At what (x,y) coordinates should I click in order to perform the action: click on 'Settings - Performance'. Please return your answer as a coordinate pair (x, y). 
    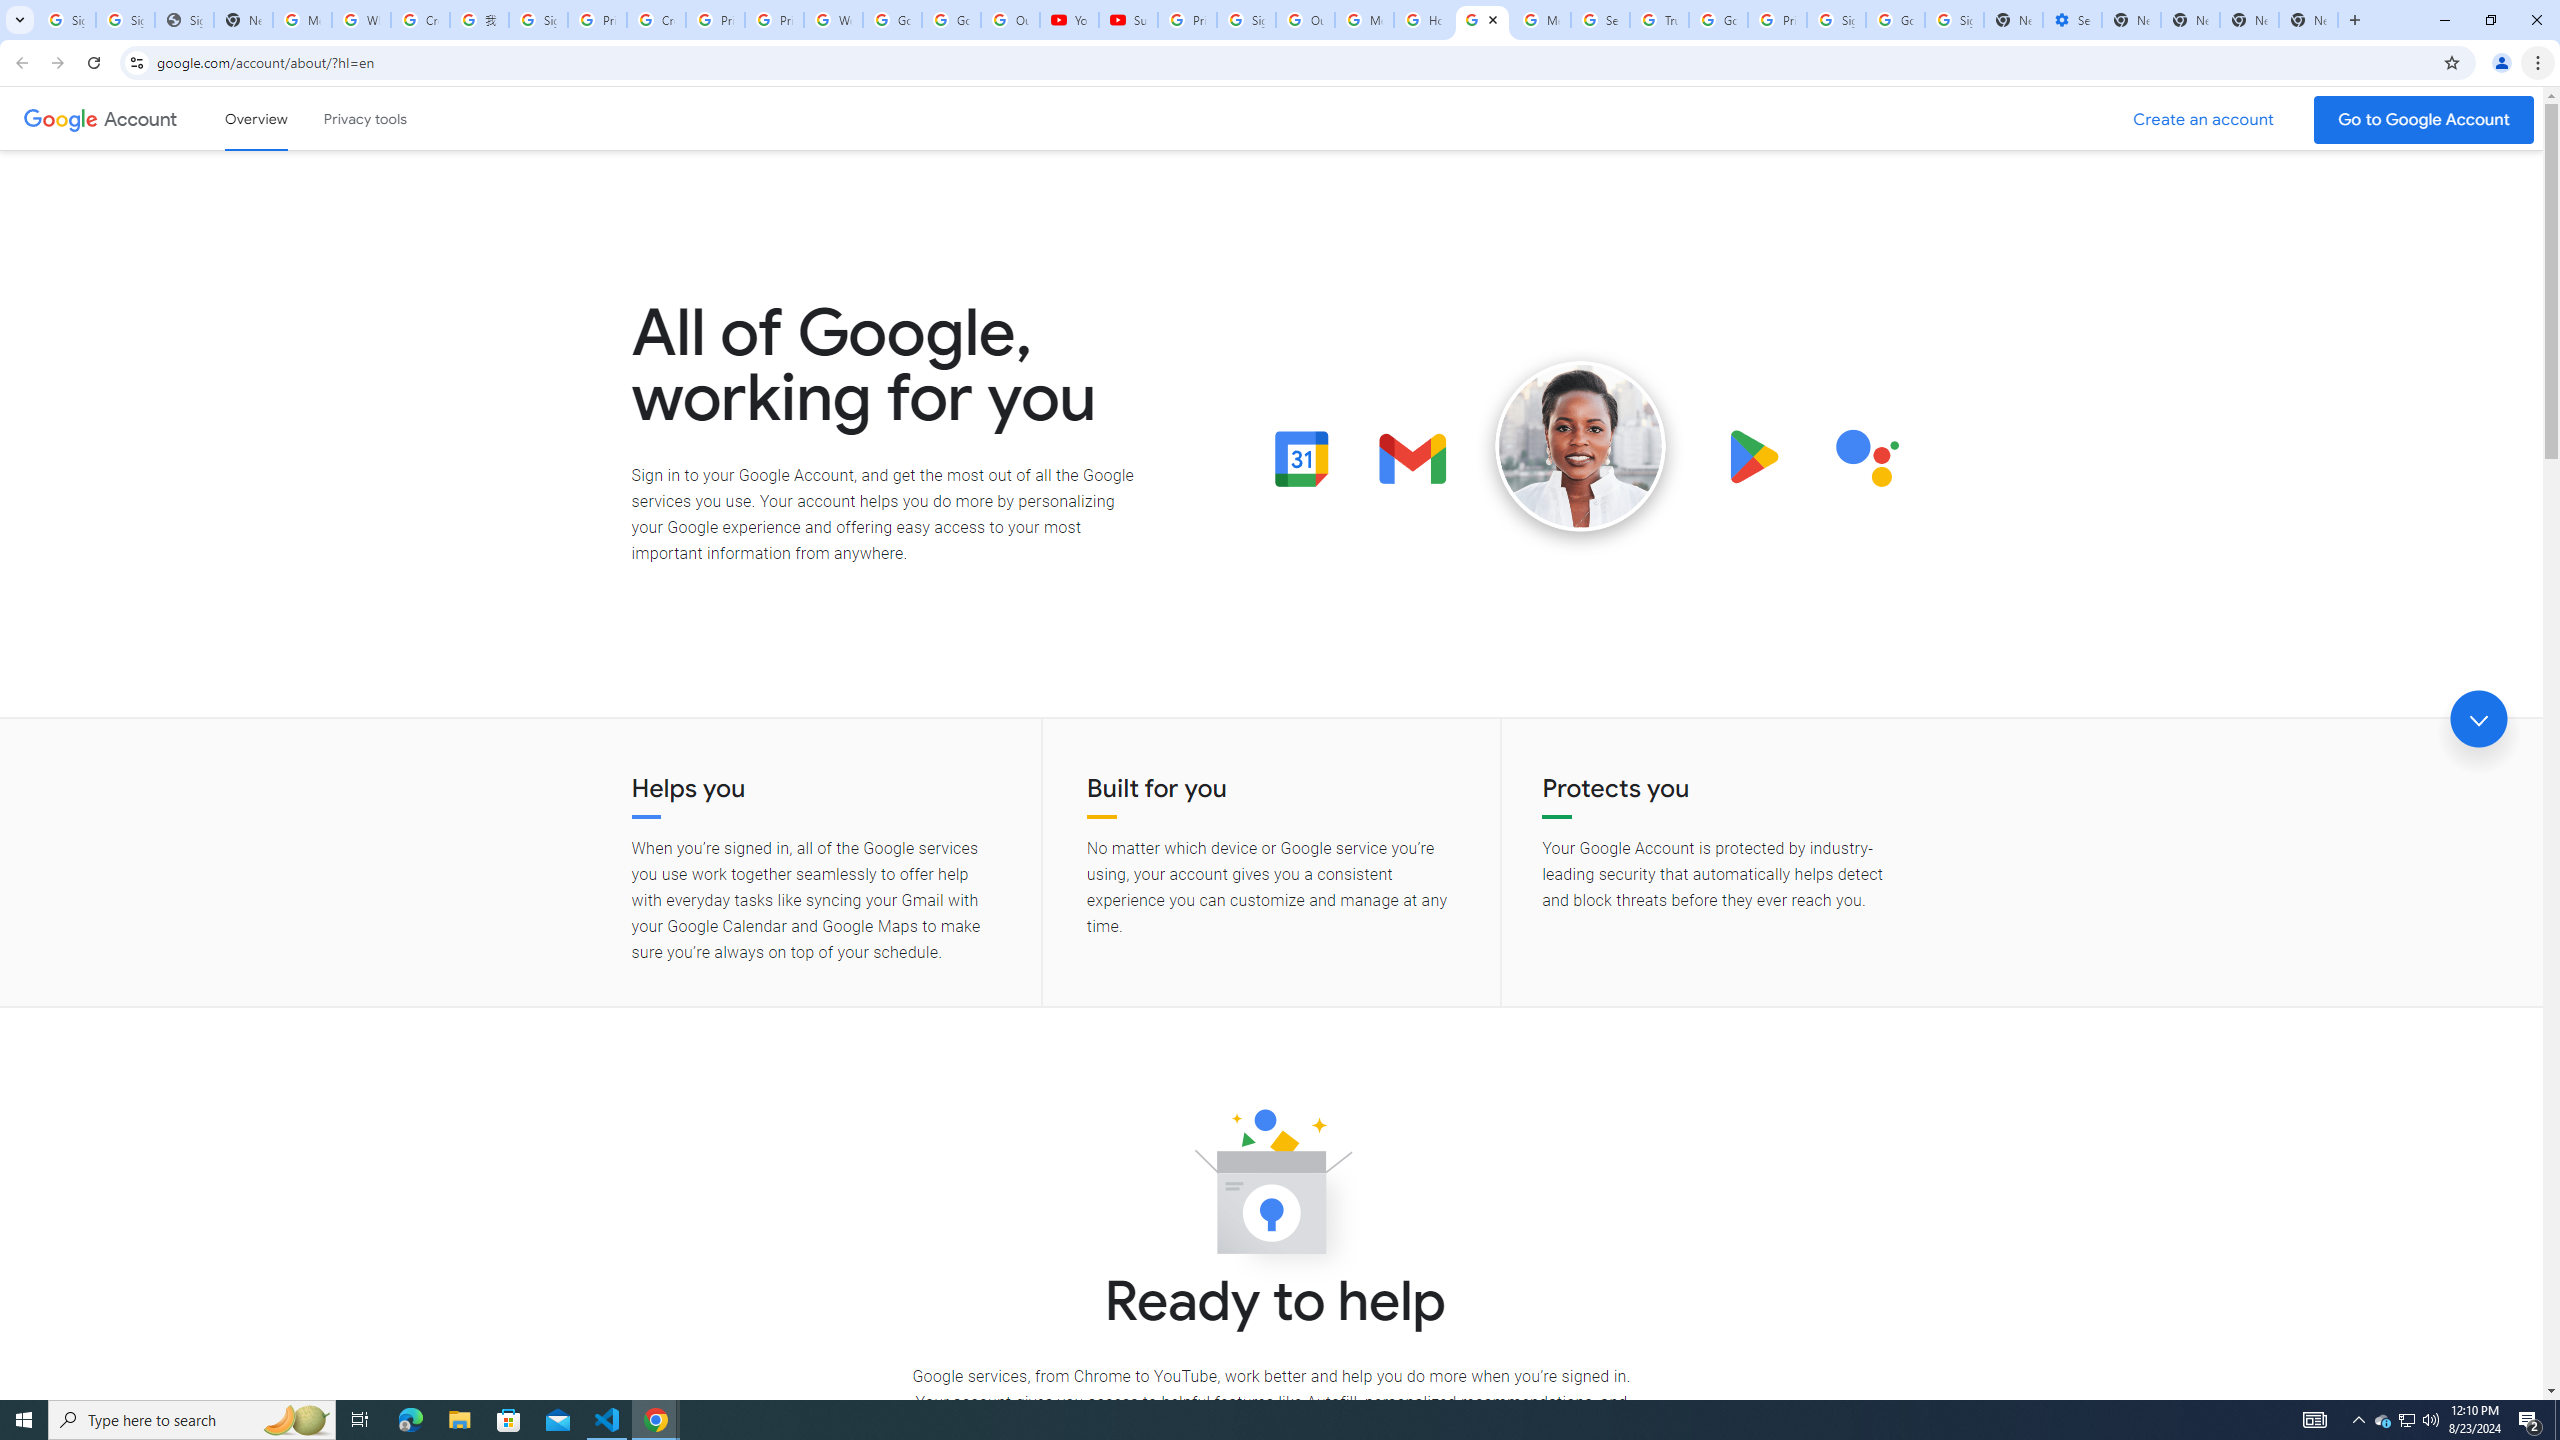
    Looking at the image, I should click on (2072, 19).